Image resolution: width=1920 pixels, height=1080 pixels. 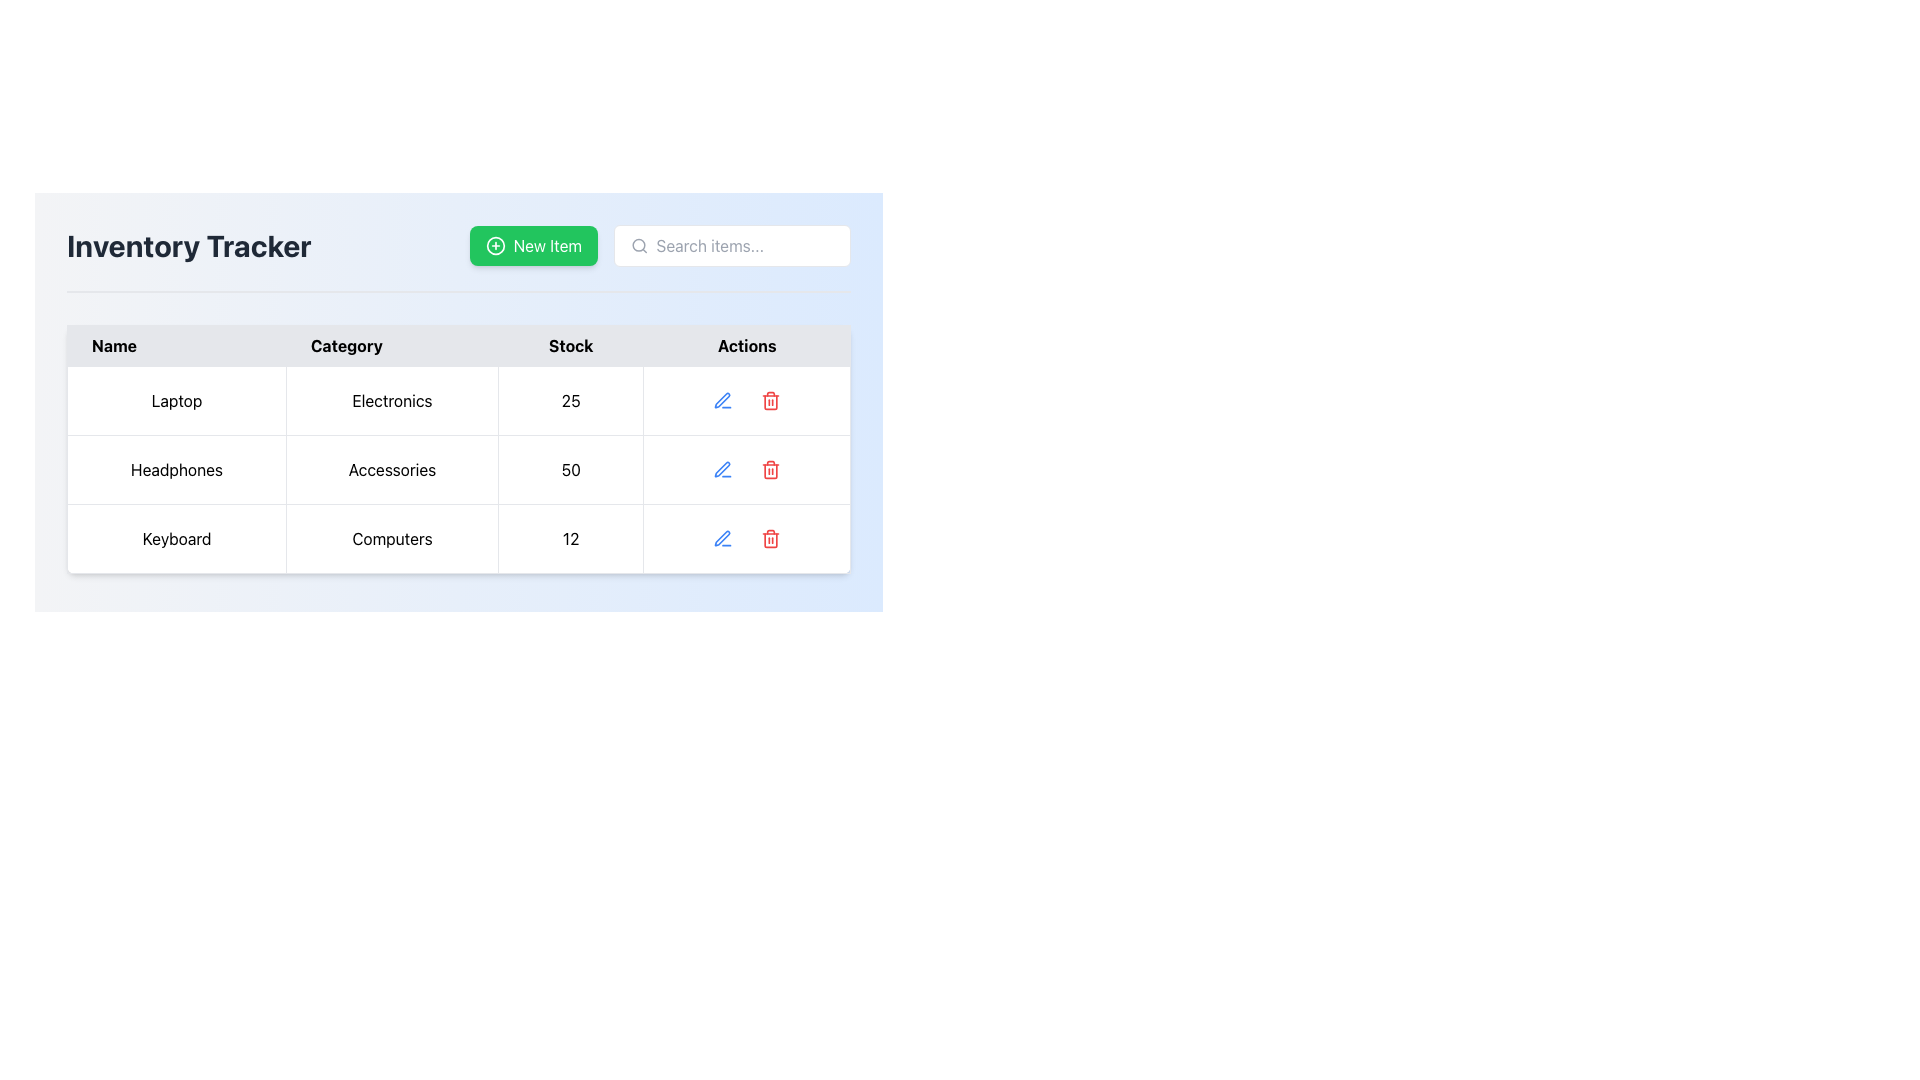 I want to click on the pen-shaped icon button located in the second row of the 'Actions' column of the table, positioned to the left of the red trash bin icon for keyboard interaction, so click(x=721, y=469).